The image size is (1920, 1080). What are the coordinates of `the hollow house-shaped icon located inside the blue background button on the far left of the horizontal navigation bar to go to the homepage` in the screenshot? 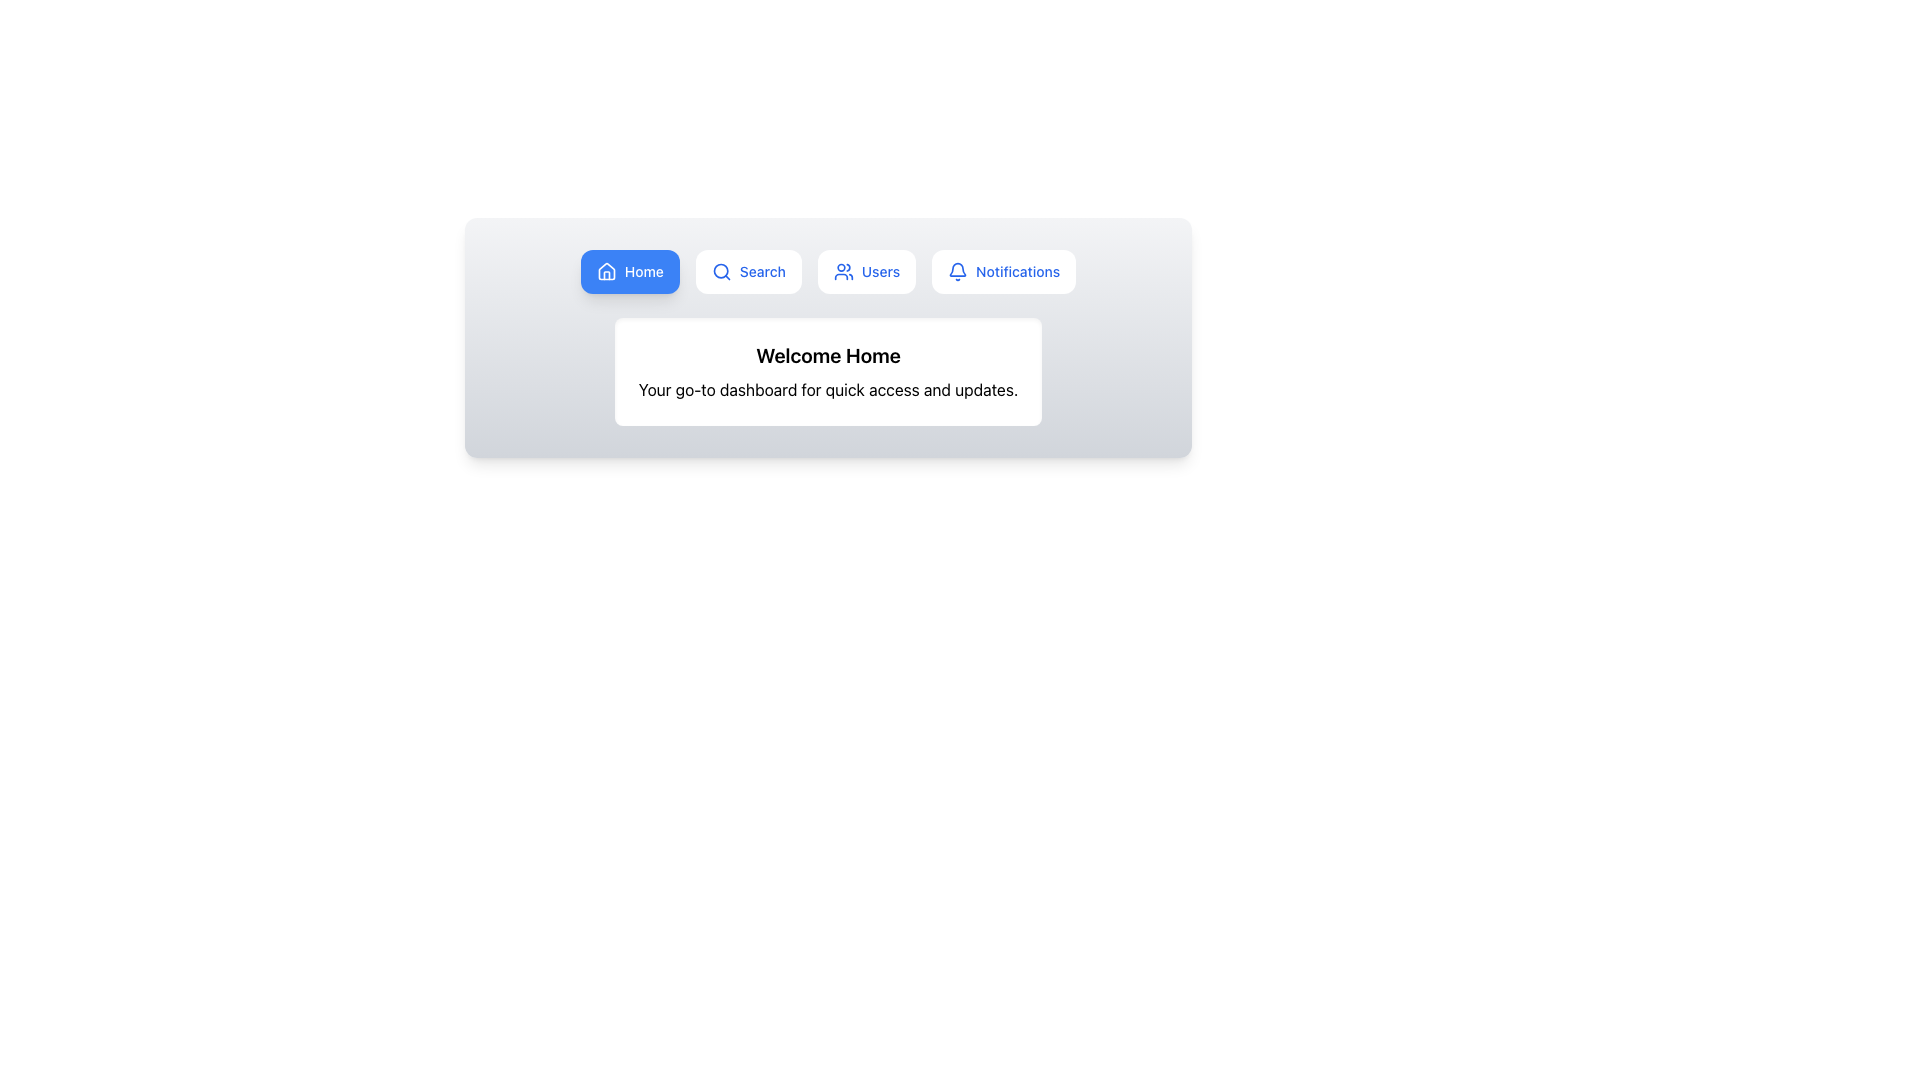 It's located at (605, 271).